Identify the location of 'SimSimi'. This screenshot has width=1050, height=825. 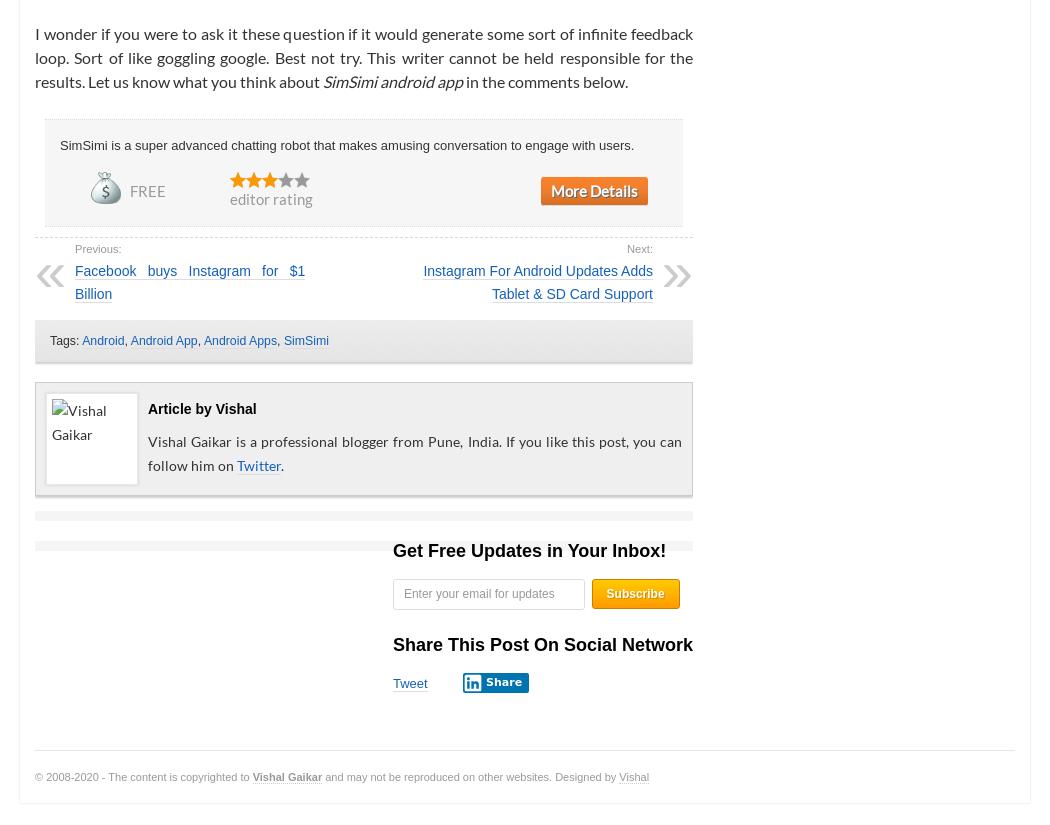
(305, 338).